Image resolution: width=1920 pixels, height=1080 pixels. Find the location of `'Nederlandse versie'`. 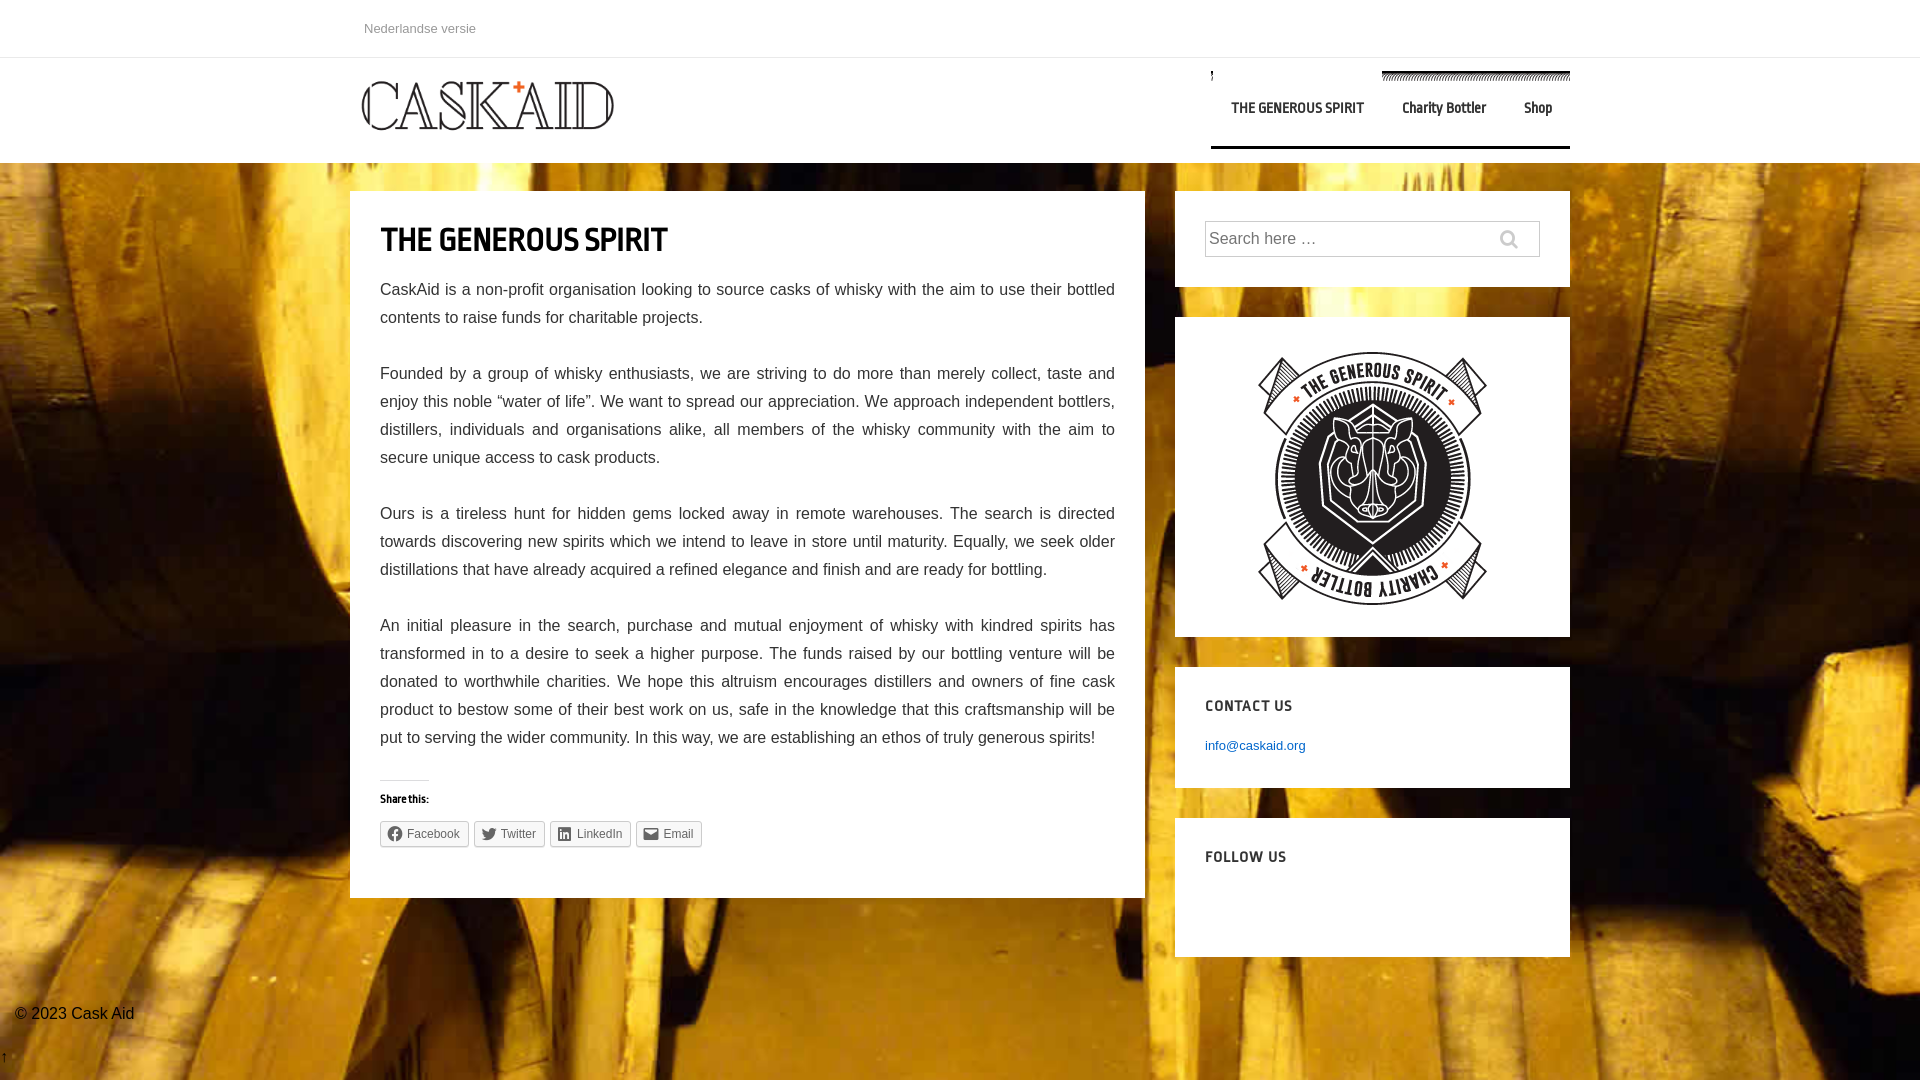

'Nederlandse versie' is located at coordinates (419, 28).